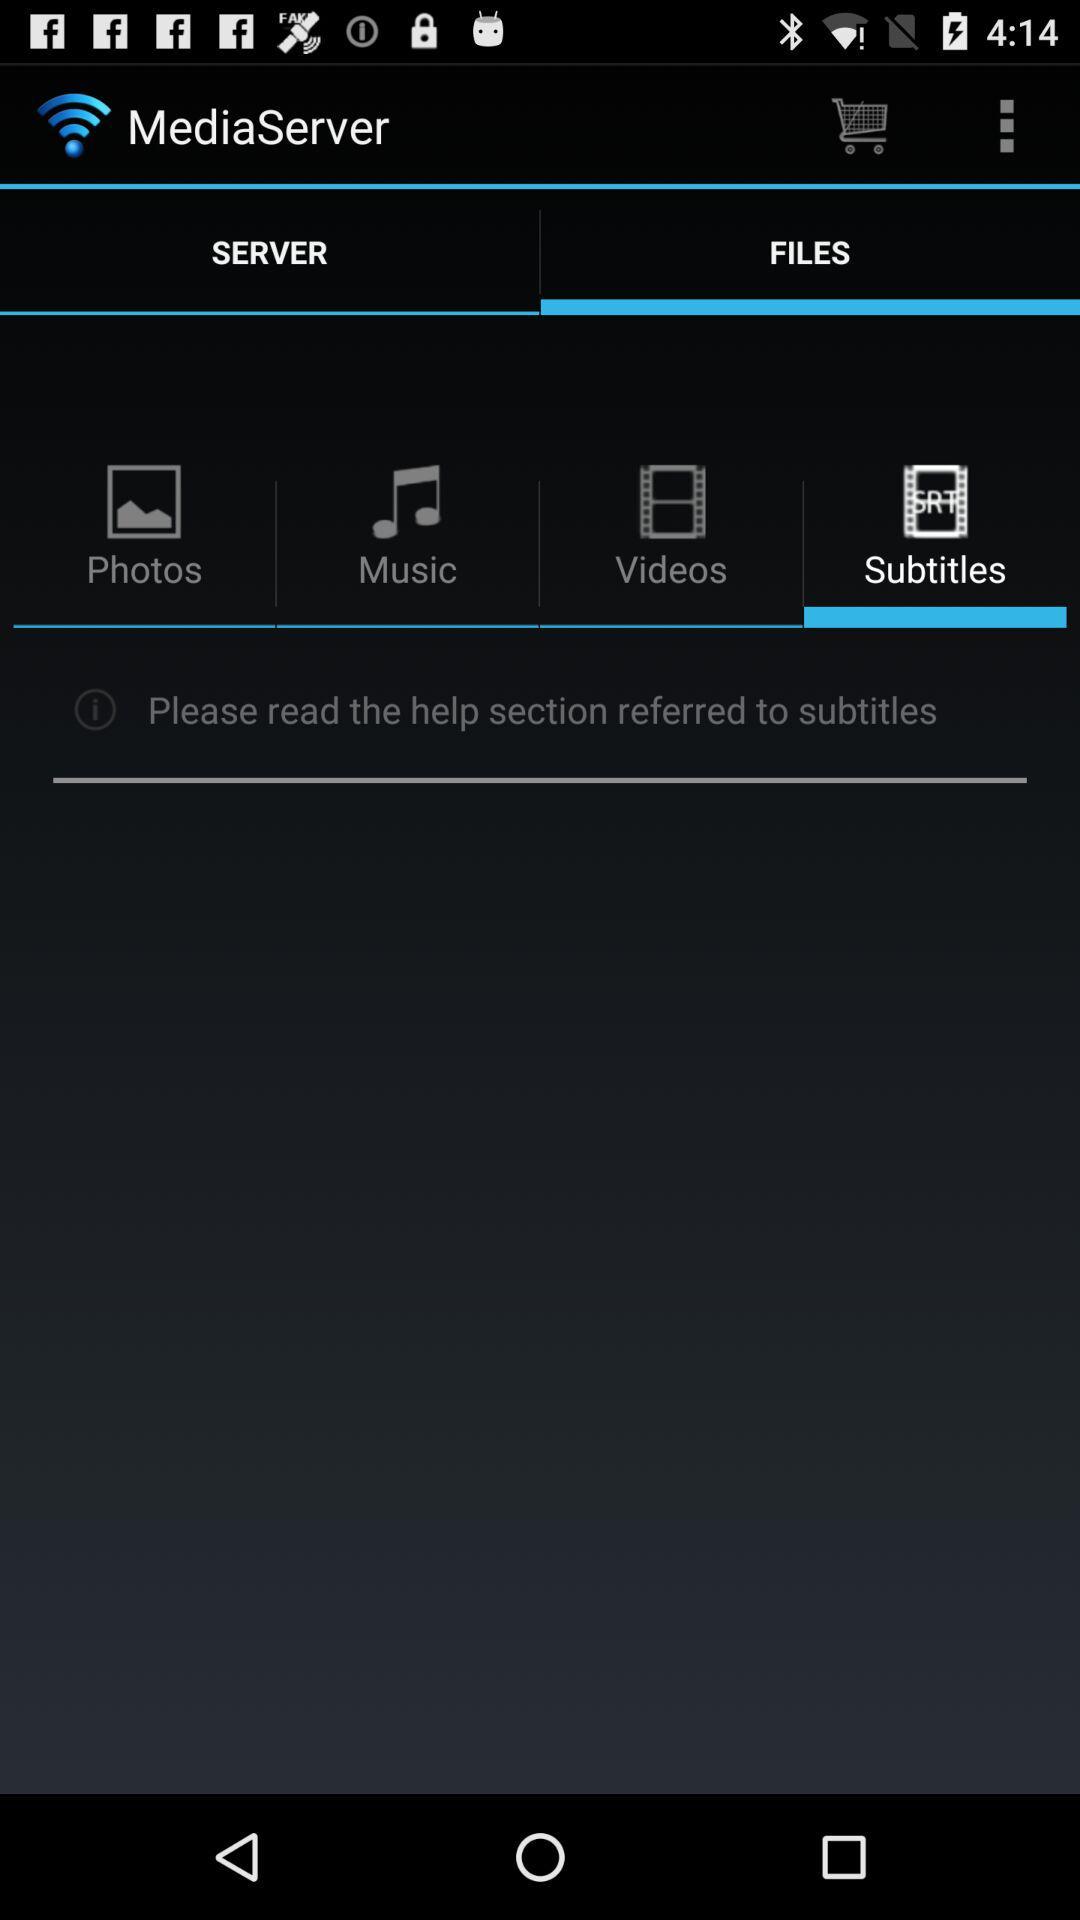  I want to click on app to the right of the mediaserver item, so click(858, 124).